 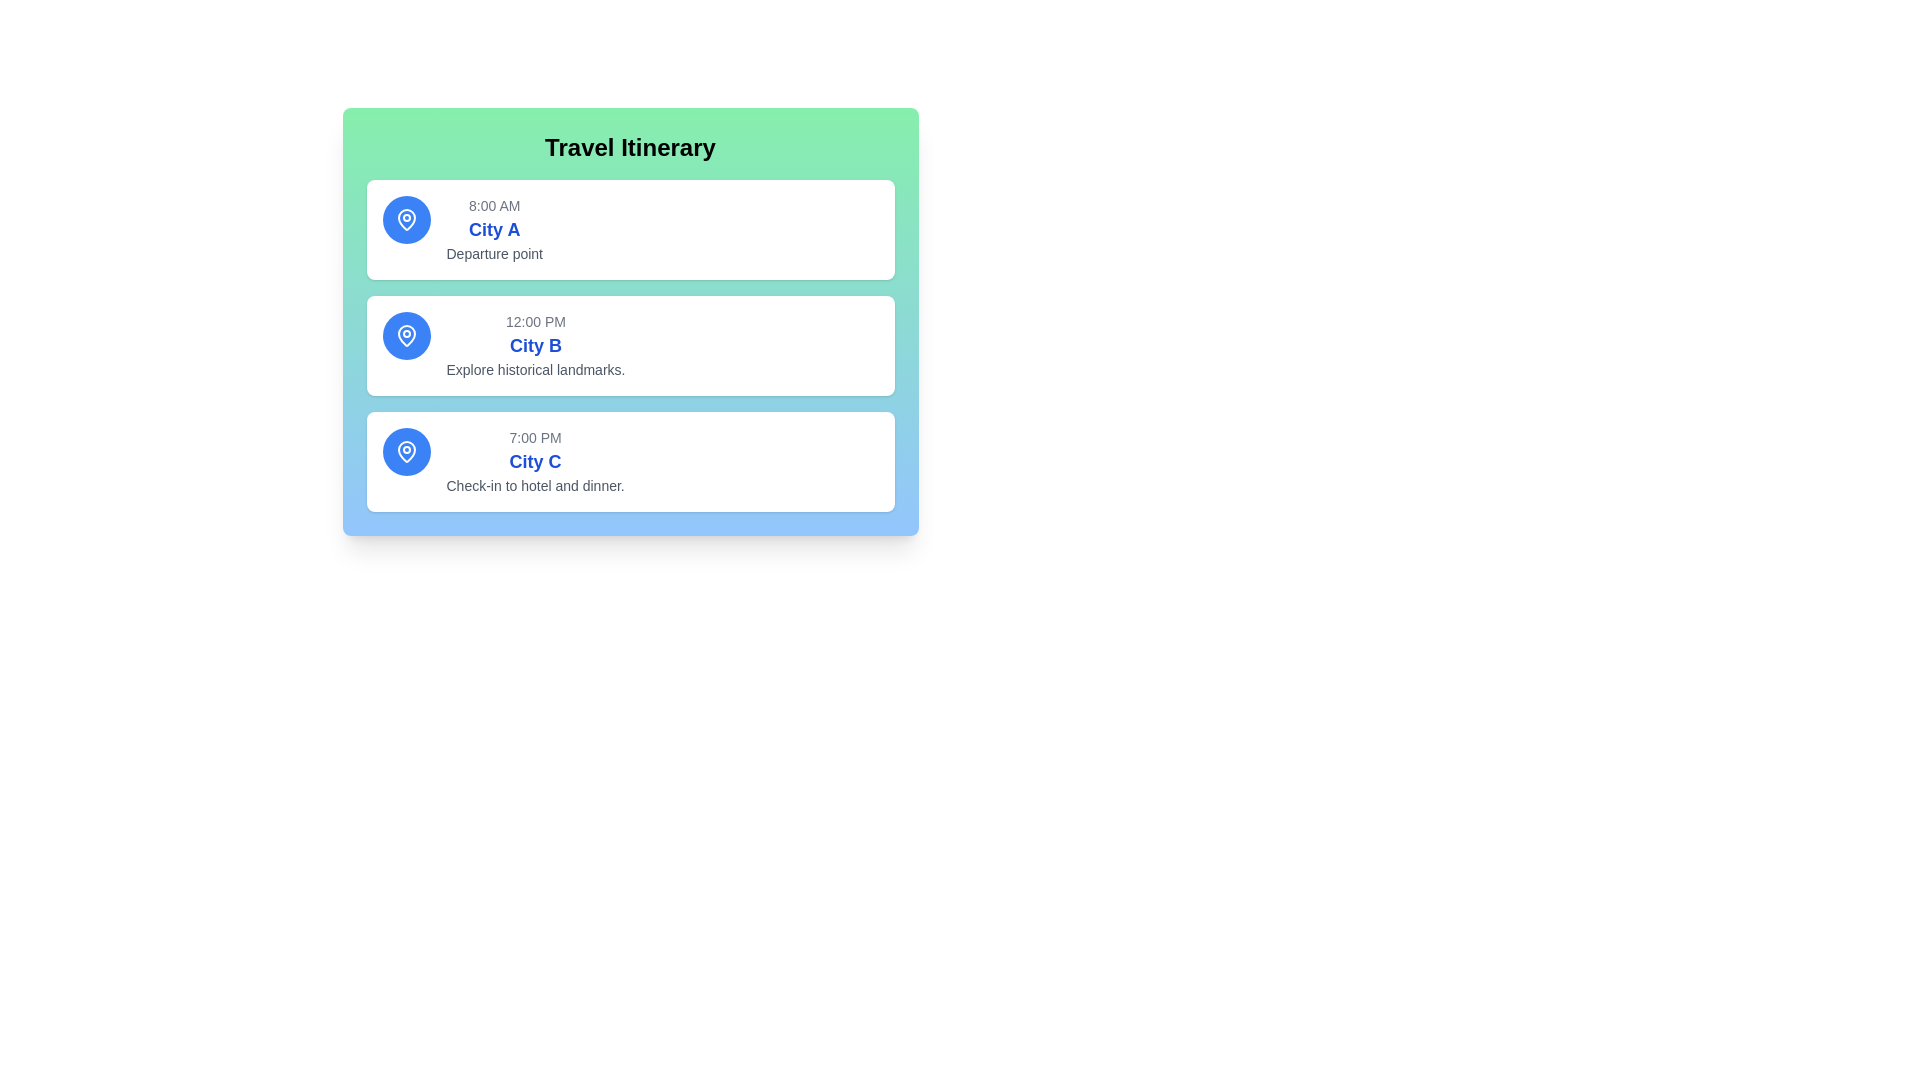 What do you see at coordinates (535, 462) in the screenshot?
I see `scheduling information displayed in the text area located at the bottom-most item of the vertically stacked list of white cards with rounded edges, positioned within the blue-colored section of the background gradient` at bounding box center [535, 462].